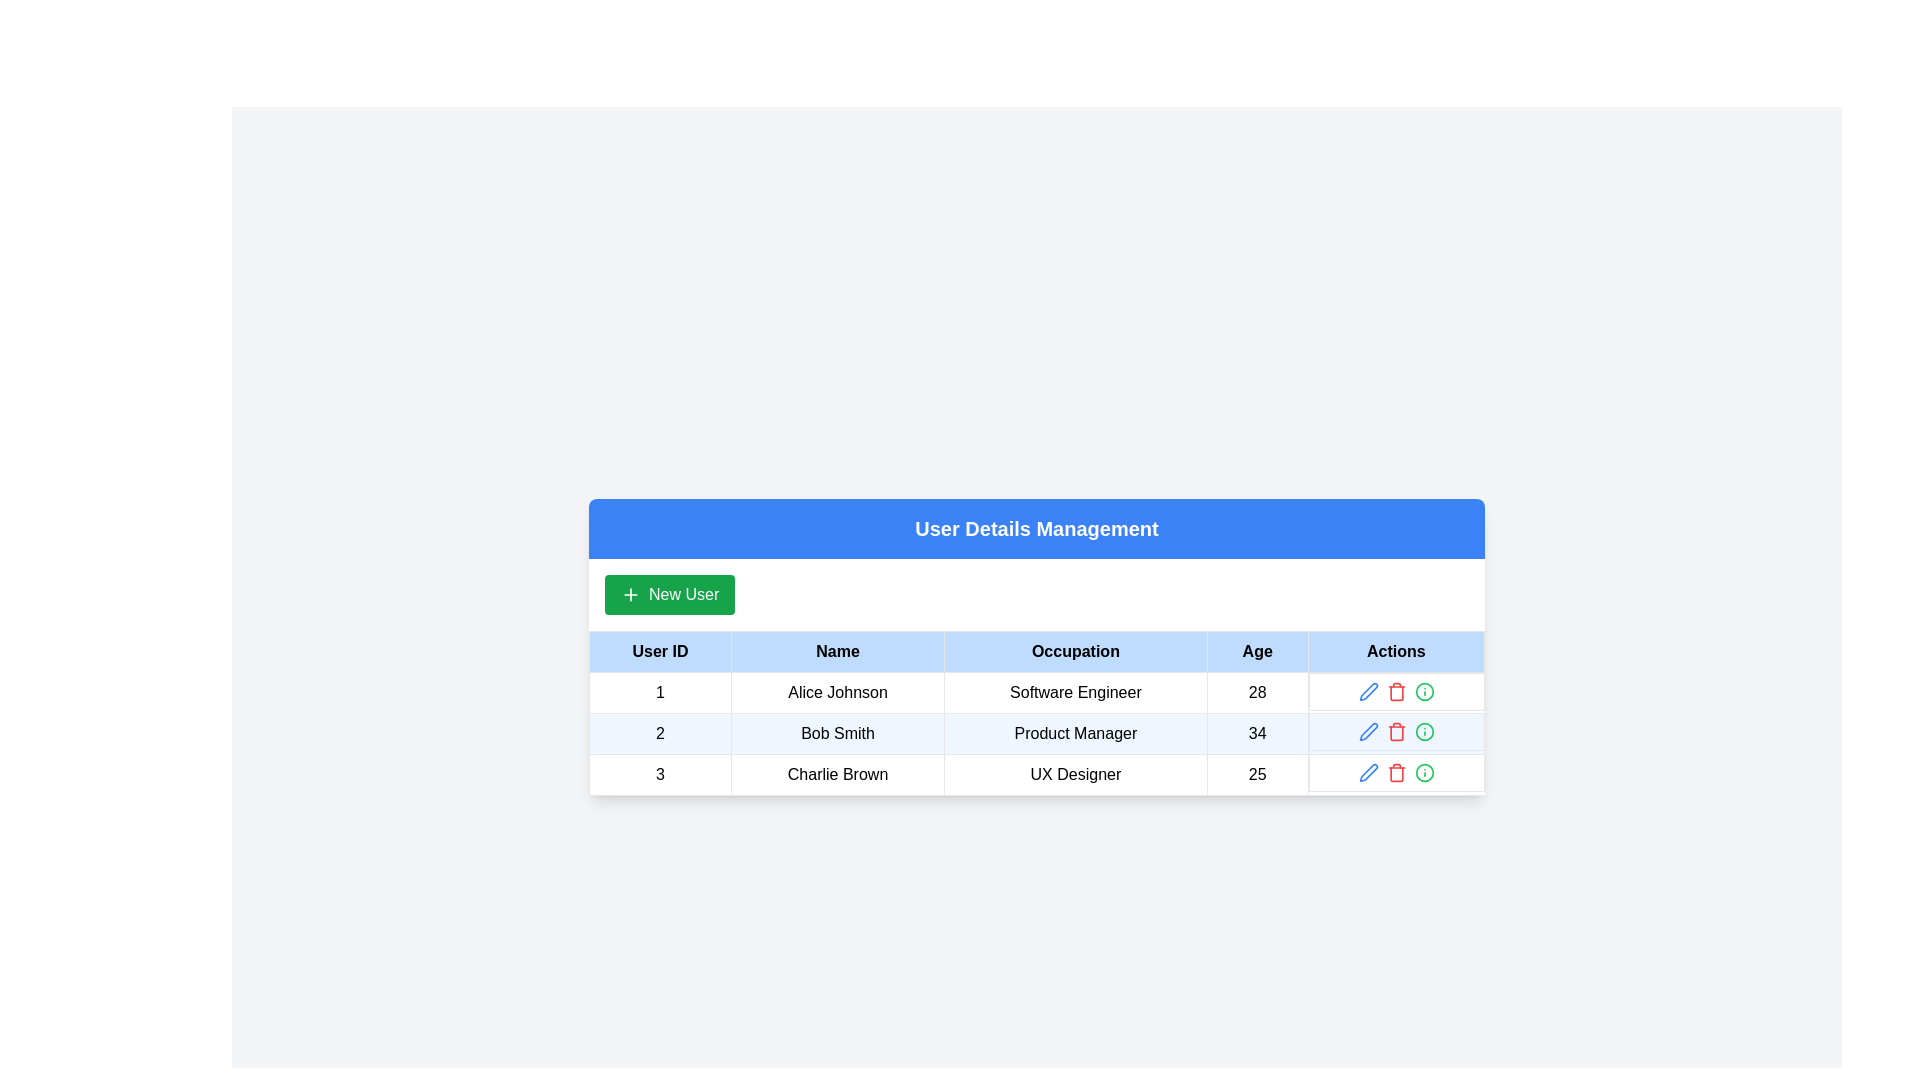  Describe the element at coordinates (1423, 771) in the screenshot. I see `the decorative circle element that serves as part of the 'info' button icon, located in the third row of the Actions column in the user management table` at that location.